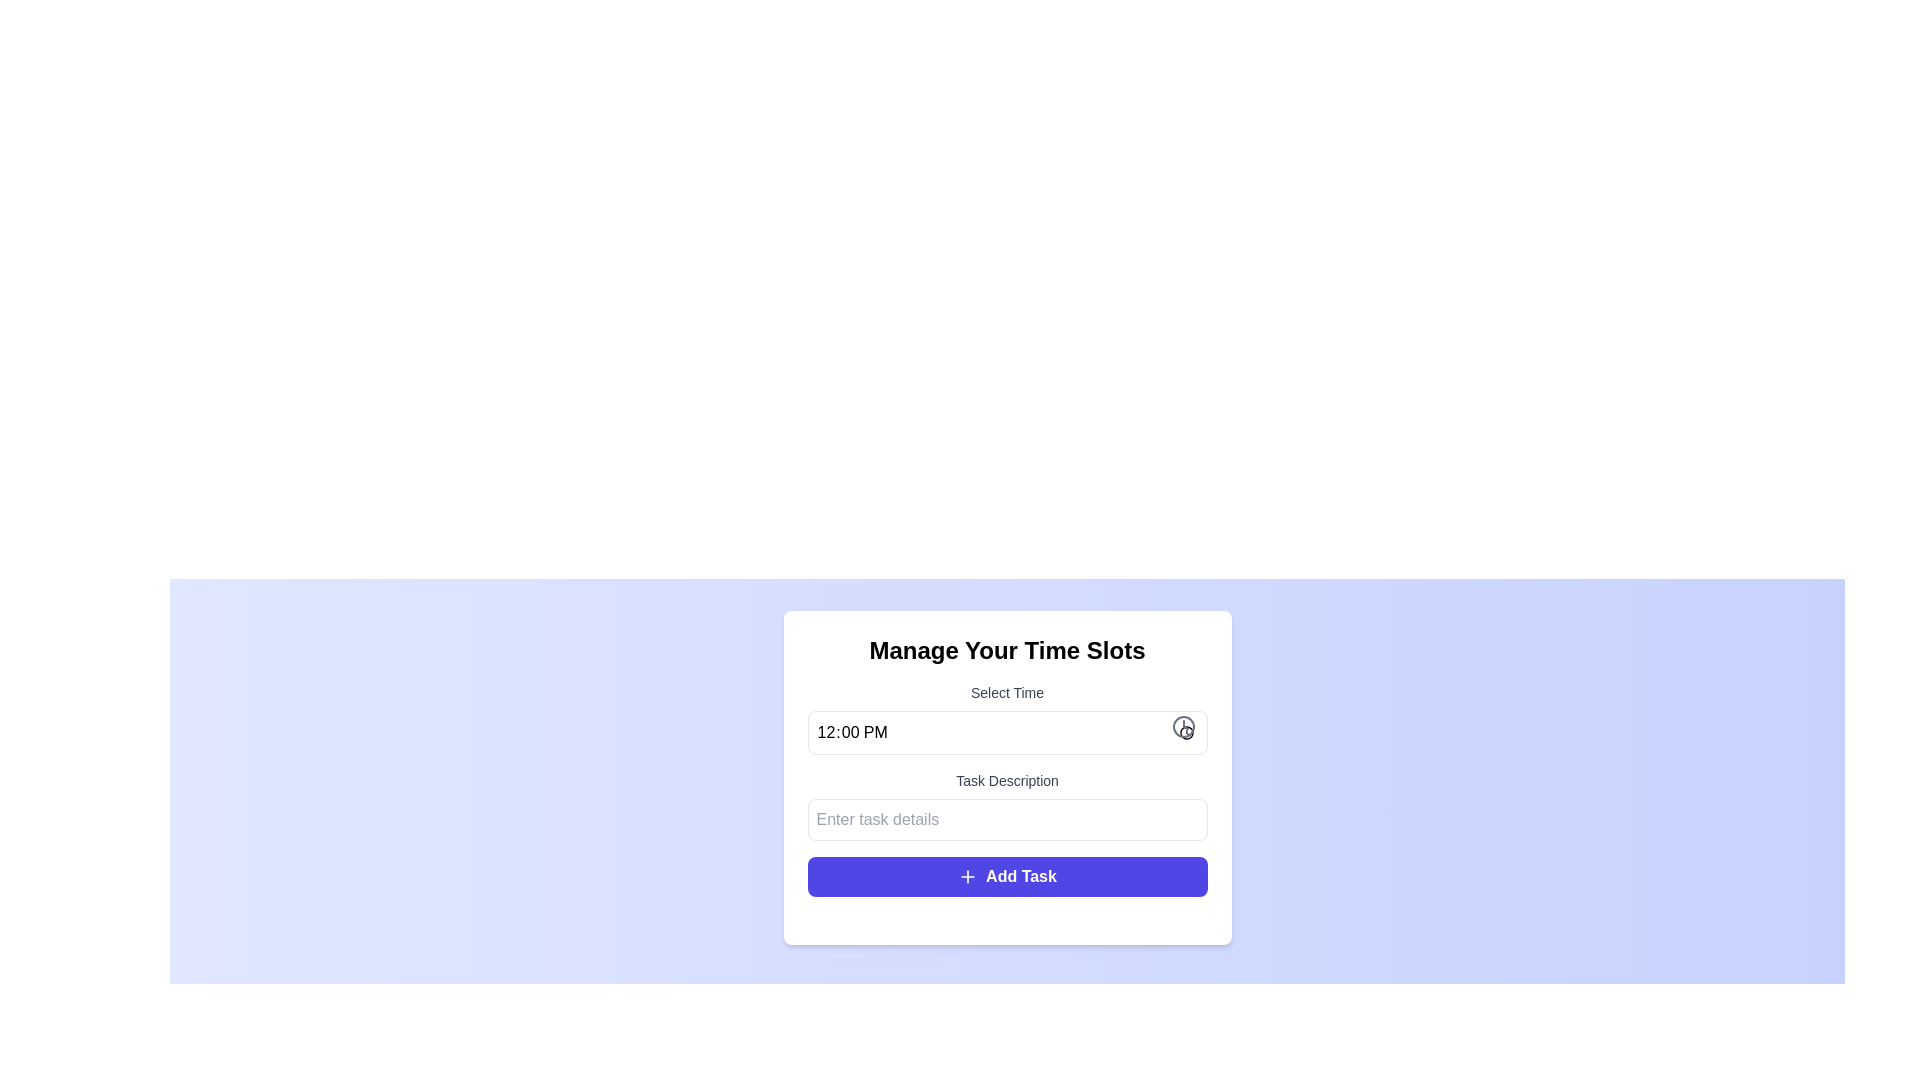 This screenshot has width=1920, height=1080. I want to click on the label that indicates the input field for entering a task description, positioned above the input box with the placeholder 'Enter task details', so click(1007, 779).